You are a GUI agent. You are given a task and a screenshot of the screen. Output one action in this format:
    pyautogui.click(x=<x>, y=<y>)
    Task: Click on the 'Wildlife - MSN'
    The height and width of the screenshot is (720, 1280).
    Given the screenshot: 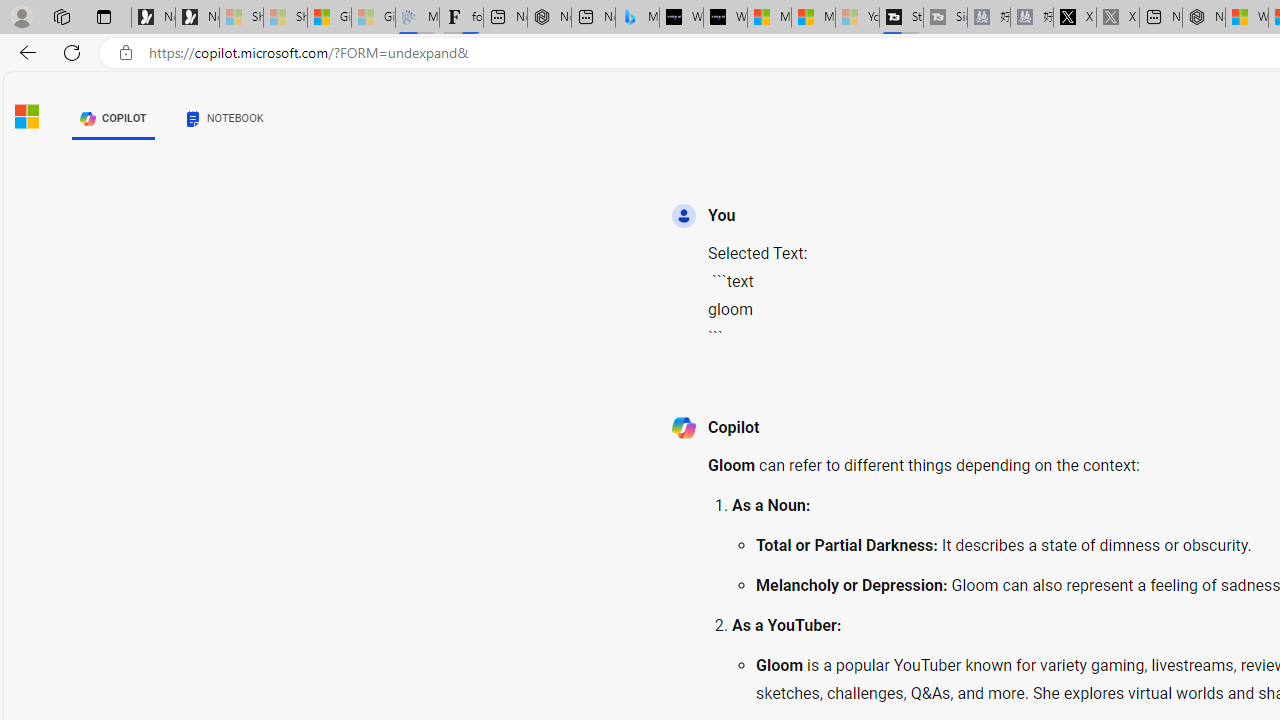 What is the action you would take?
    pyautogui.click(x=1246, y=17)
    